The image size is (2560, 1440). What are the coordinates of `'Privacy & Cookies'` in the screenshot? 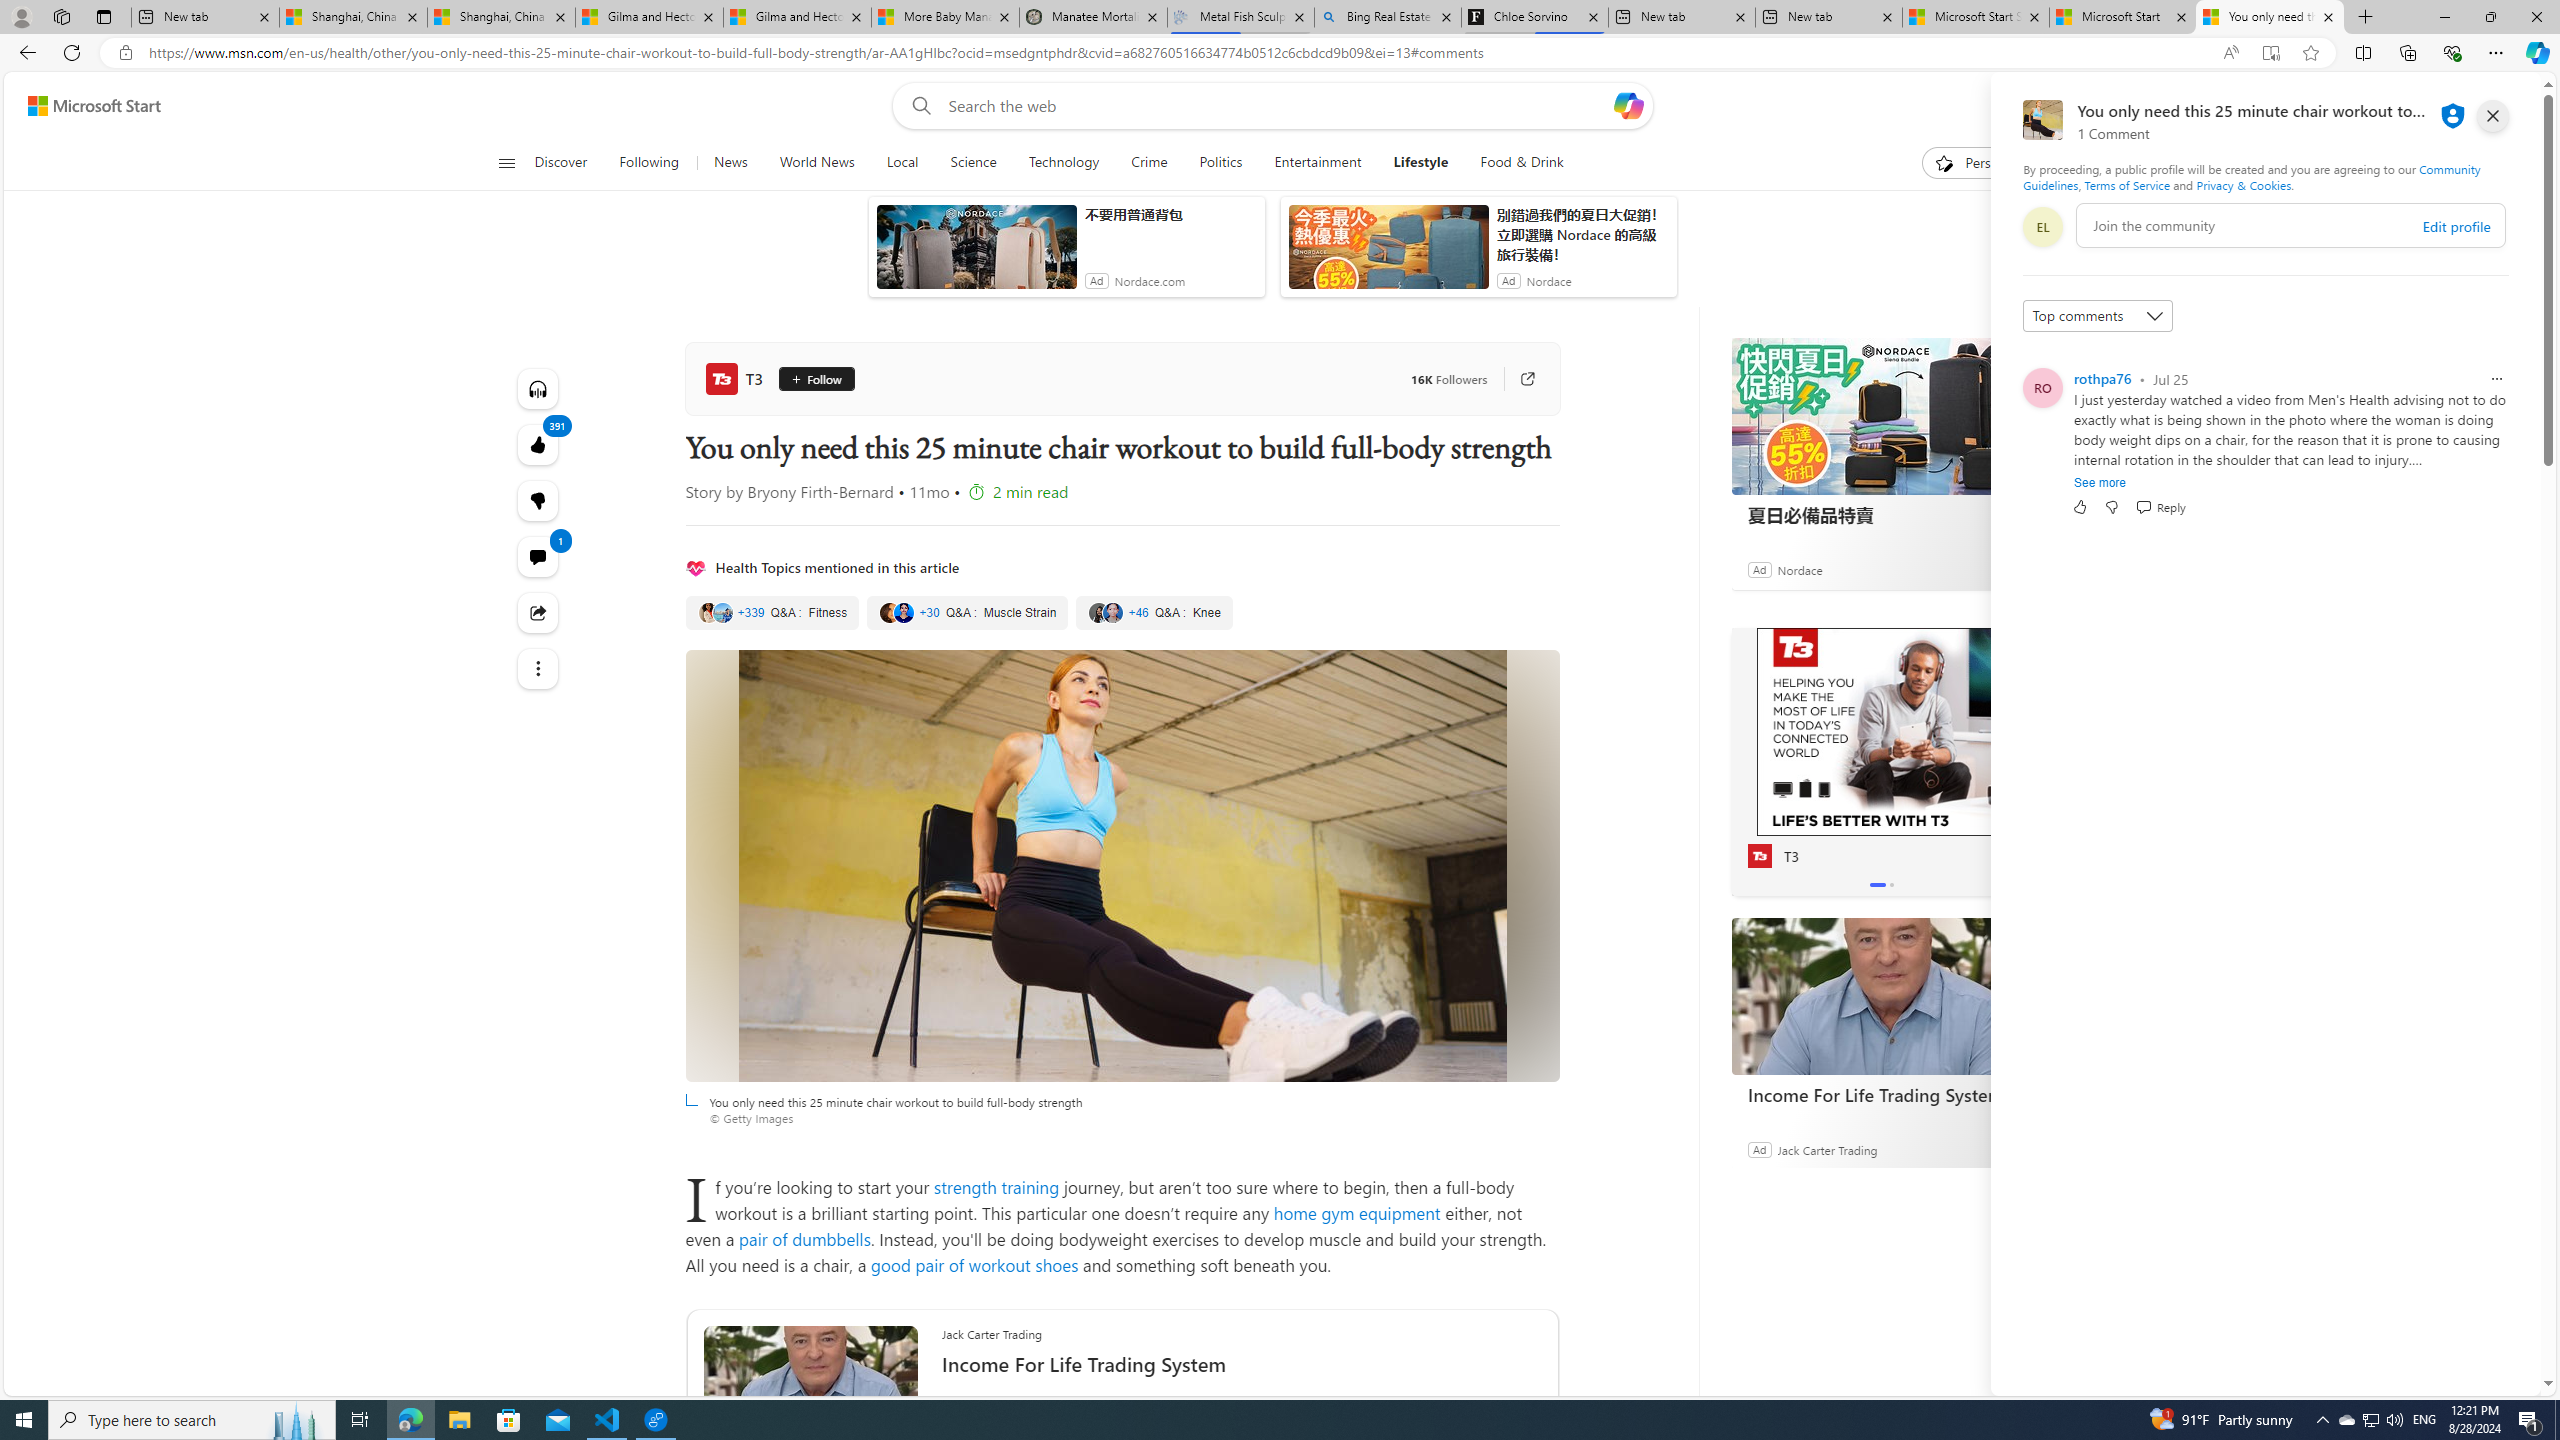 It's located at (2242, 184).